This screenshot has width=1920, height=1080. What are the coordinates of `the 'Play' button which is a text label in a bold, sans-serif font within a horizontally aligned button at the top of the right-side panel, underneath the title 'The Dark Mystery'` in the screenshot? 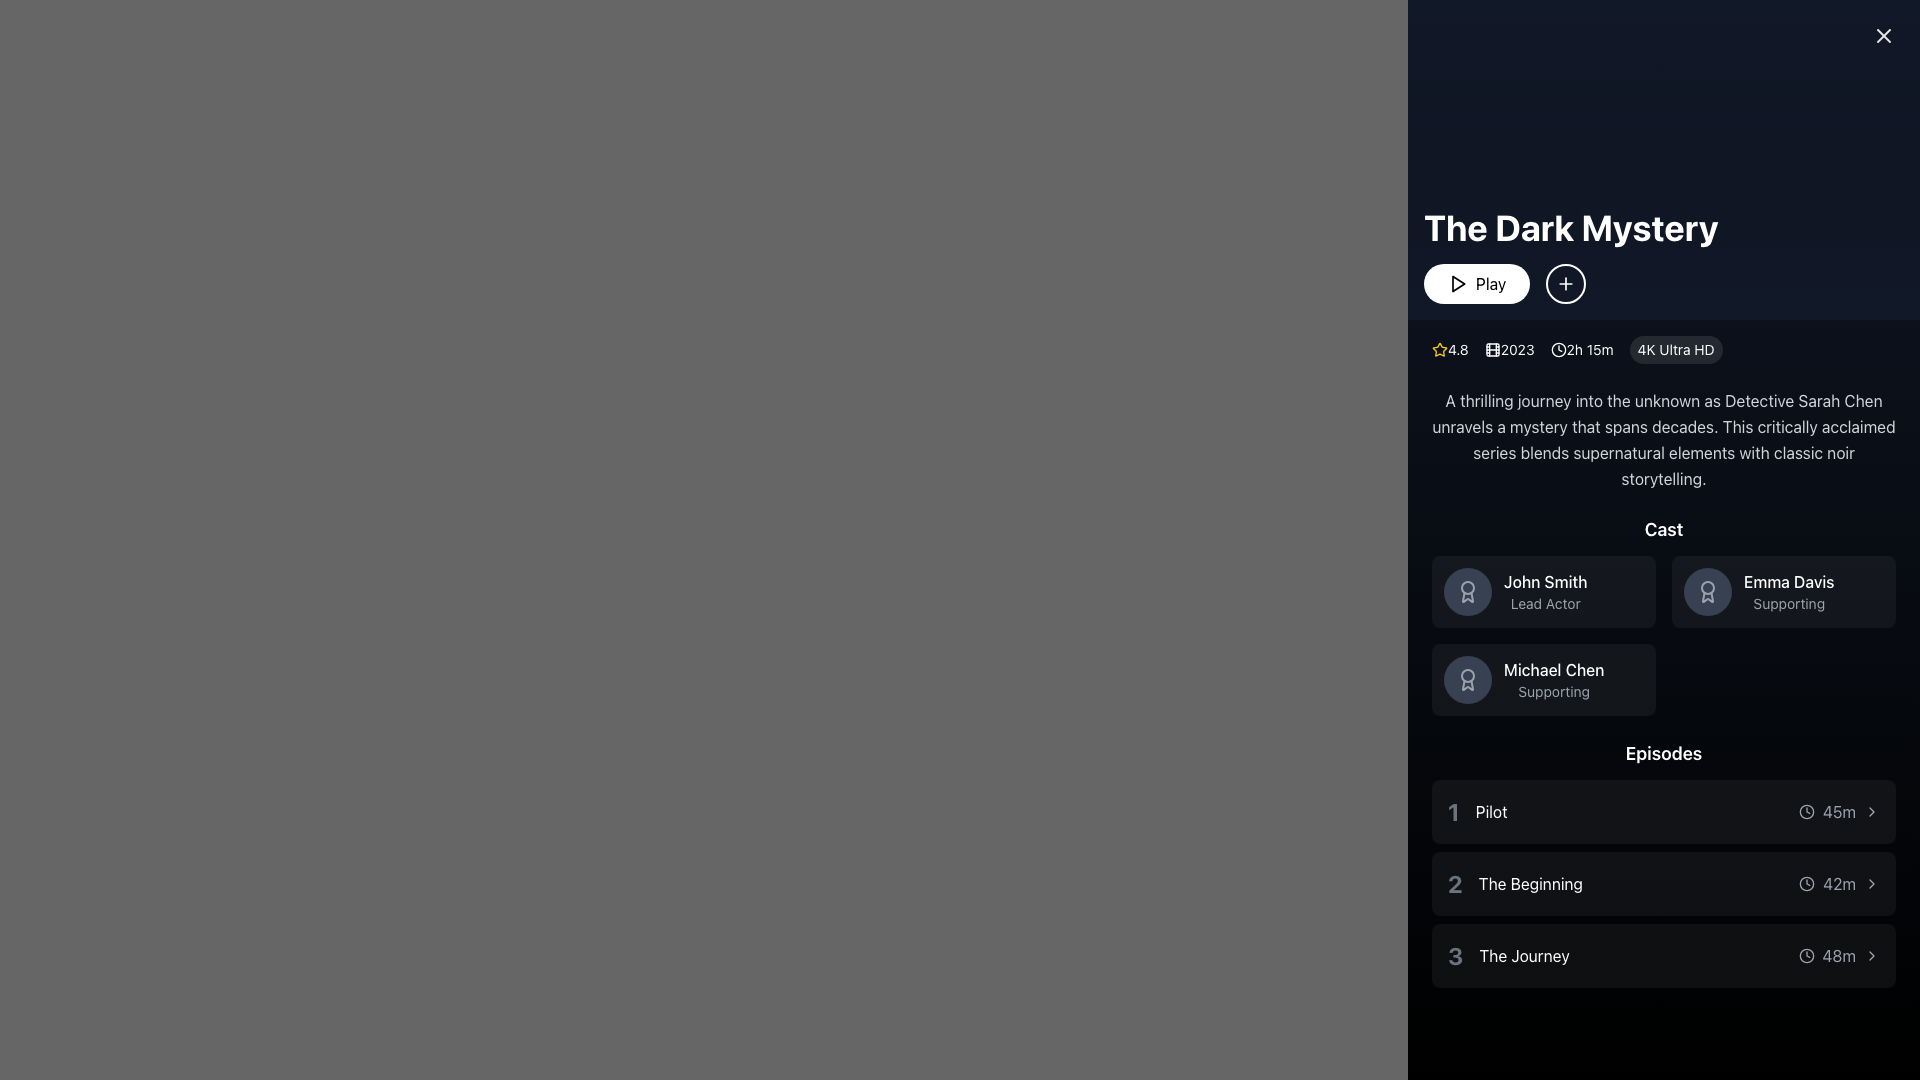 It's located at (1491, 284).